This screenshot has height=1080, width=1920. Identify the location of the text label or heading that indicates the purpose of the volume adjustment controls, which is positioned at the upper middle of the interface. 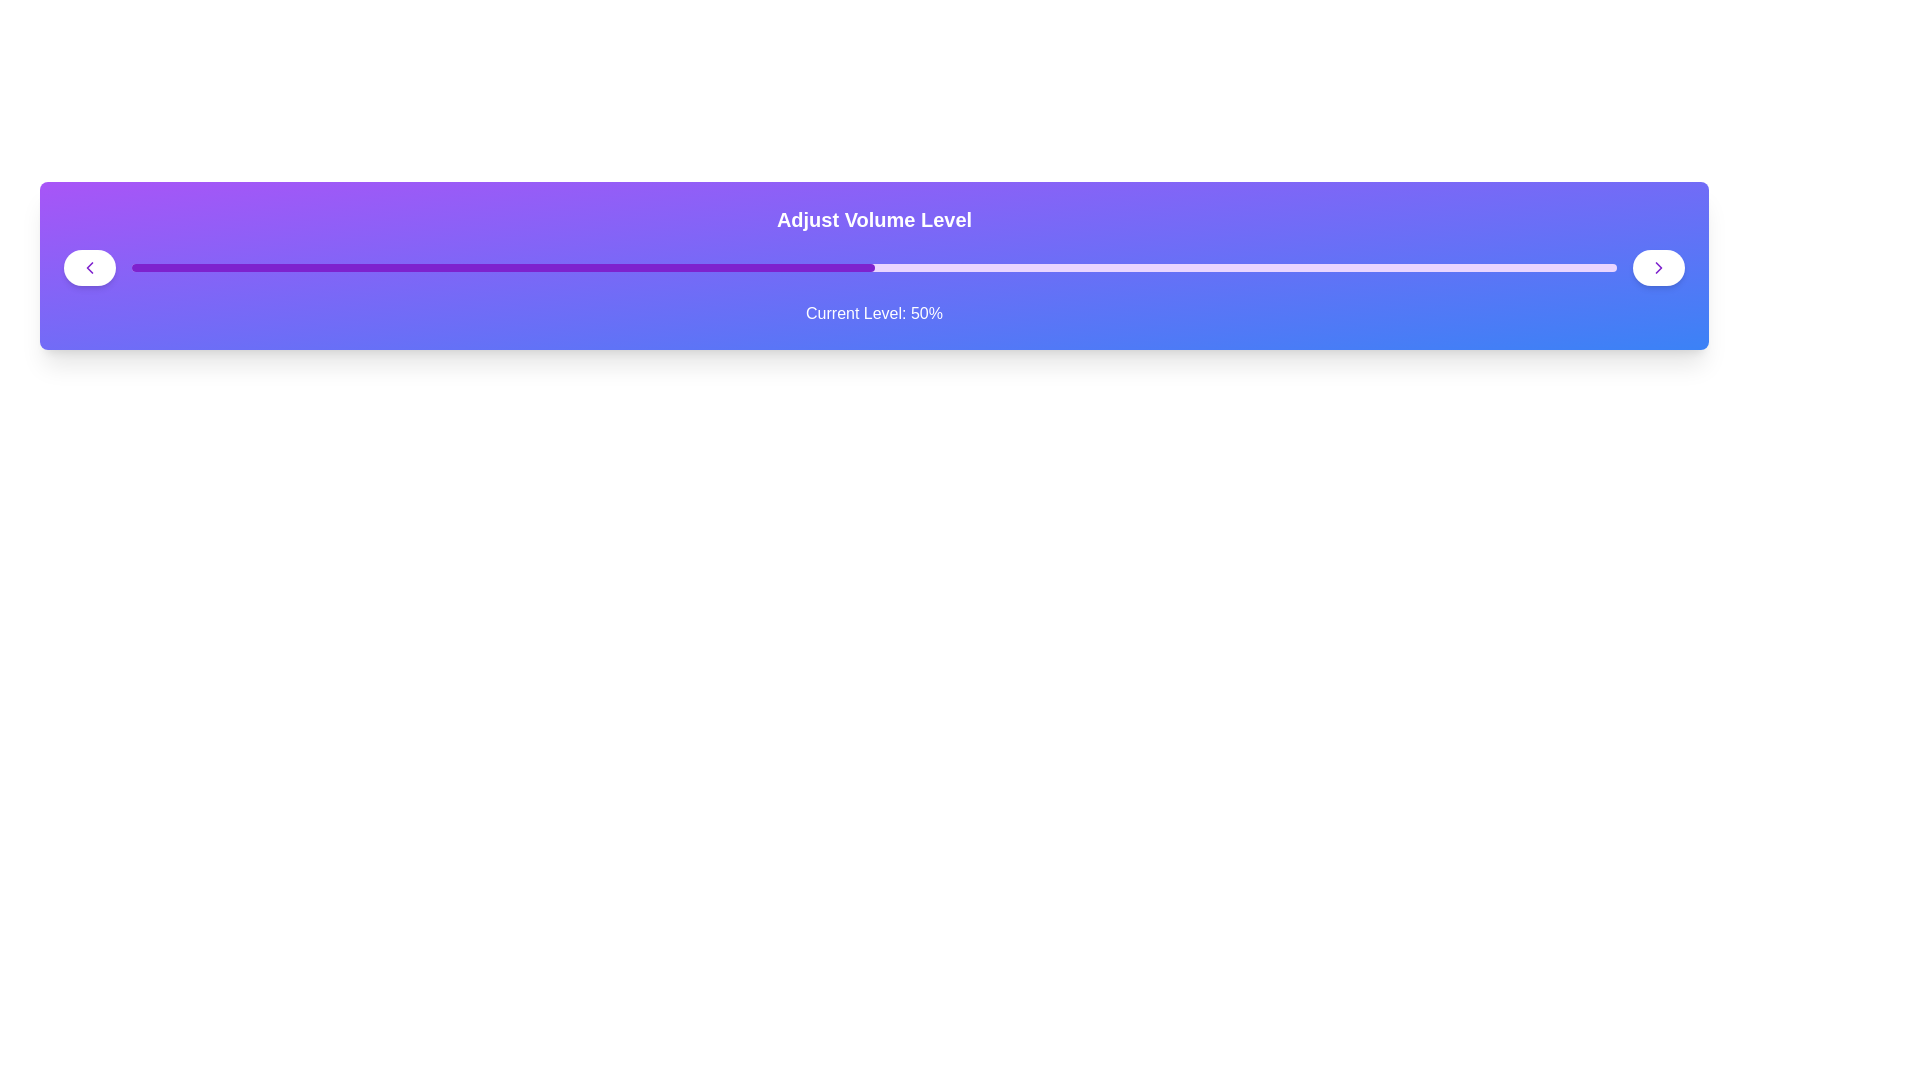
(874, 219).